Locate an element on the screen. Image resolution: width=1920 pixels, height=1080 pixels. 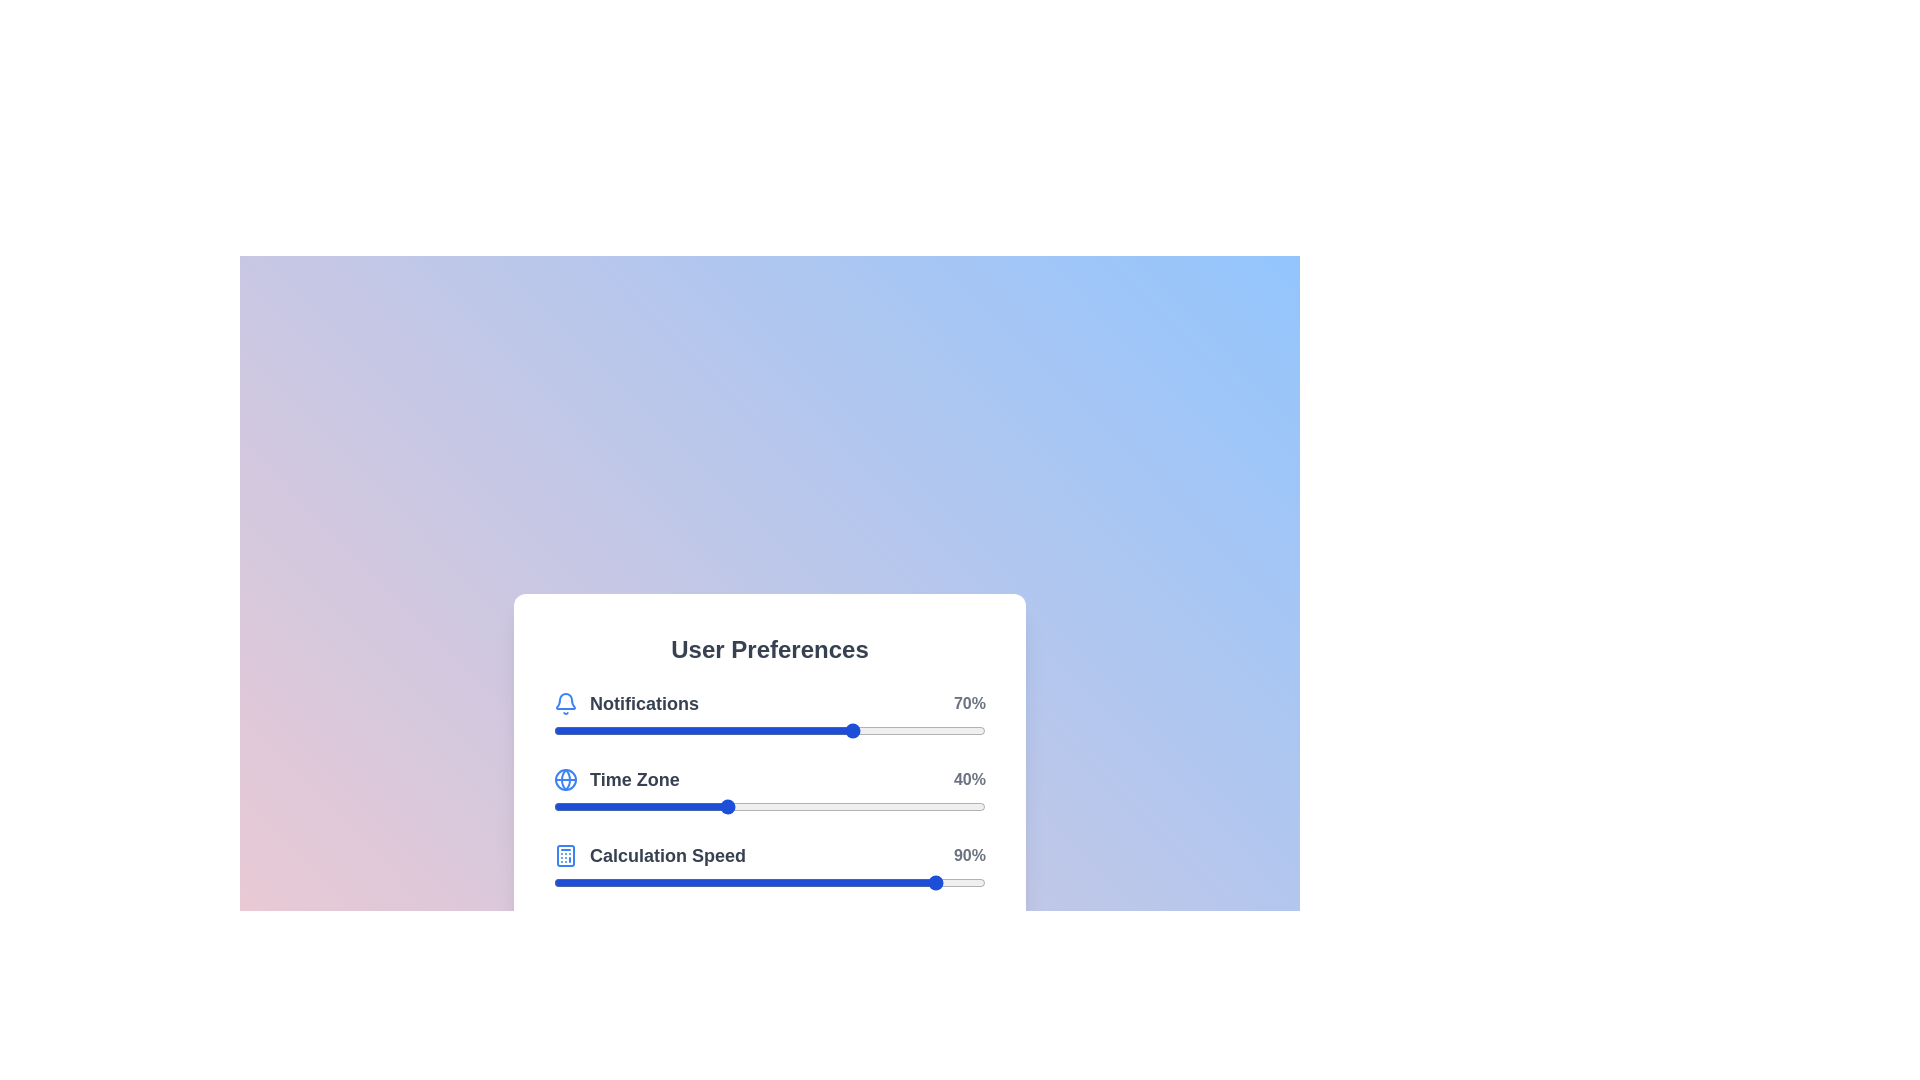
the 'Time Zone' slider to 9% by dragging the slider to the corresponding position is located at coordinates (591, 805).